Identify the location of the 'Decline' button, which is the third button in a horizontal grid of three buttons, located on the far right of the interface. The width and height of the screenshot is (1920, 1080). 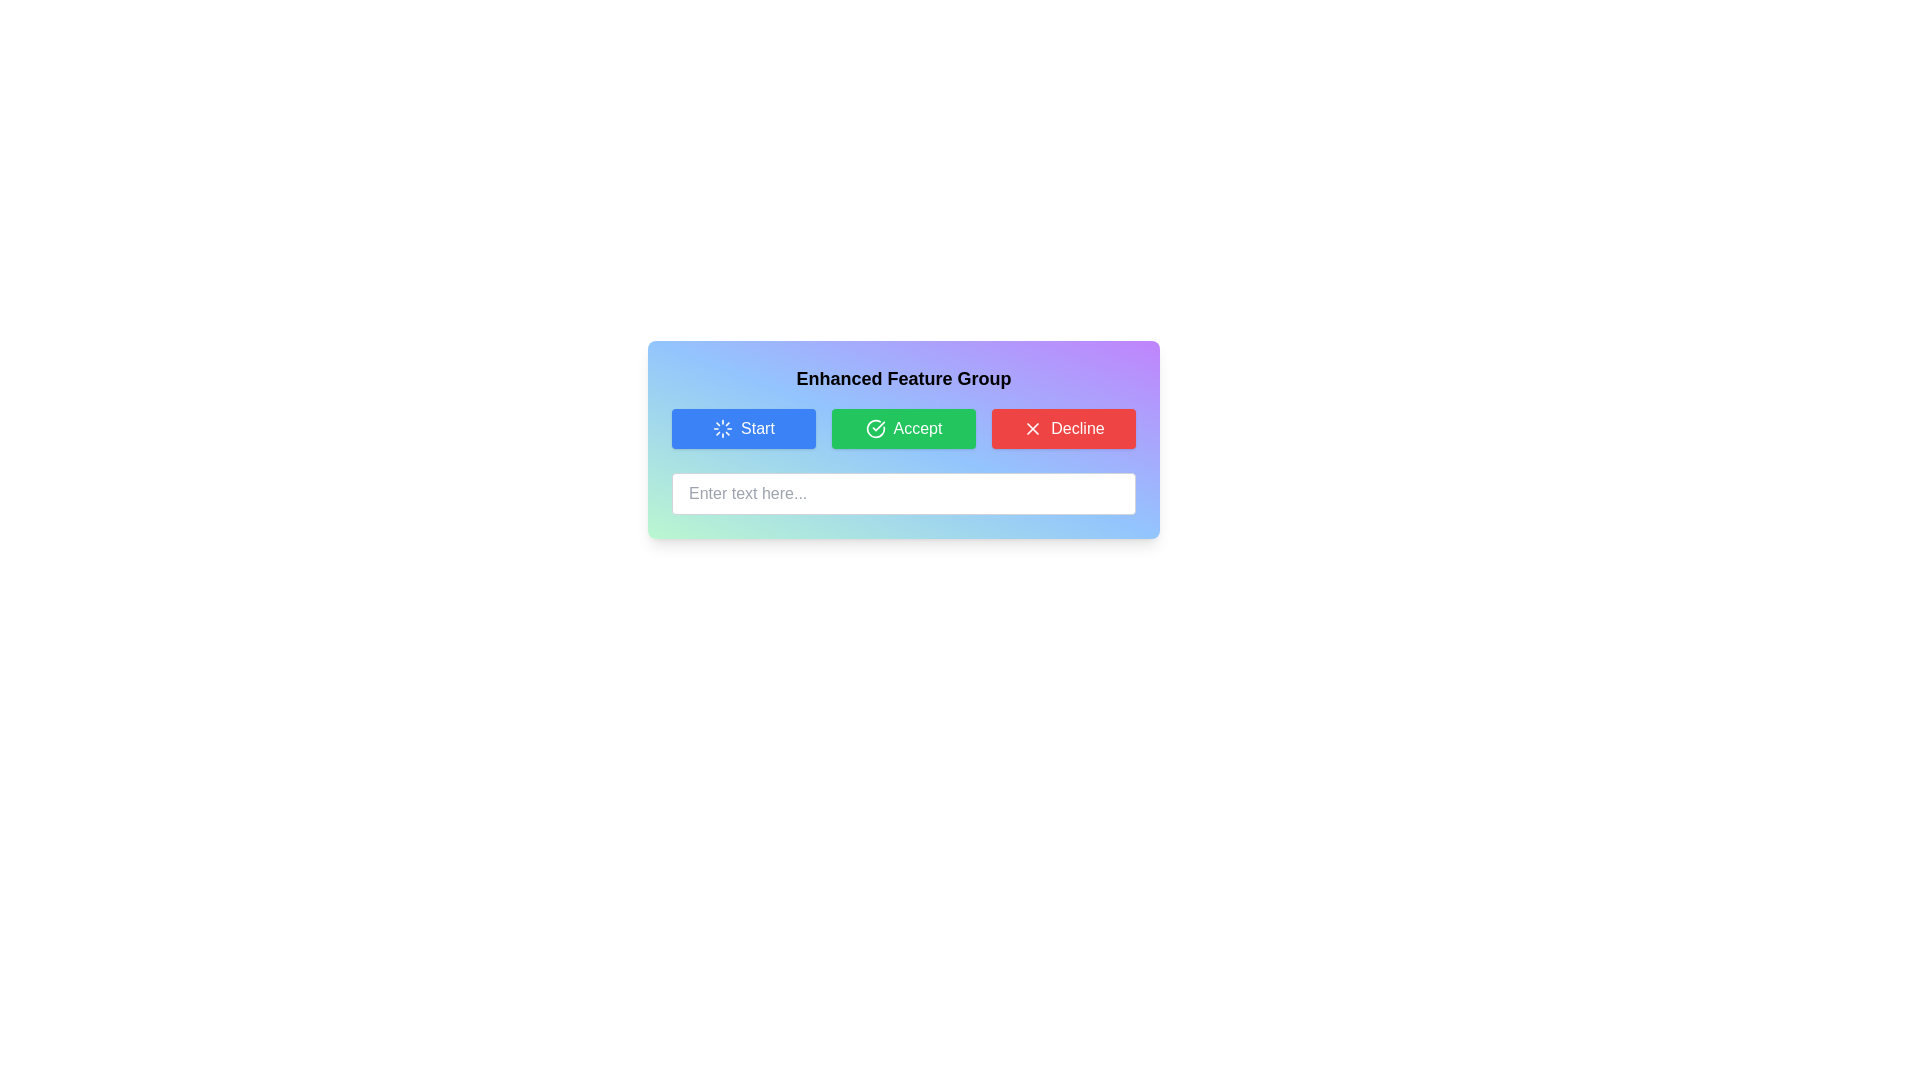
(1063, 427).